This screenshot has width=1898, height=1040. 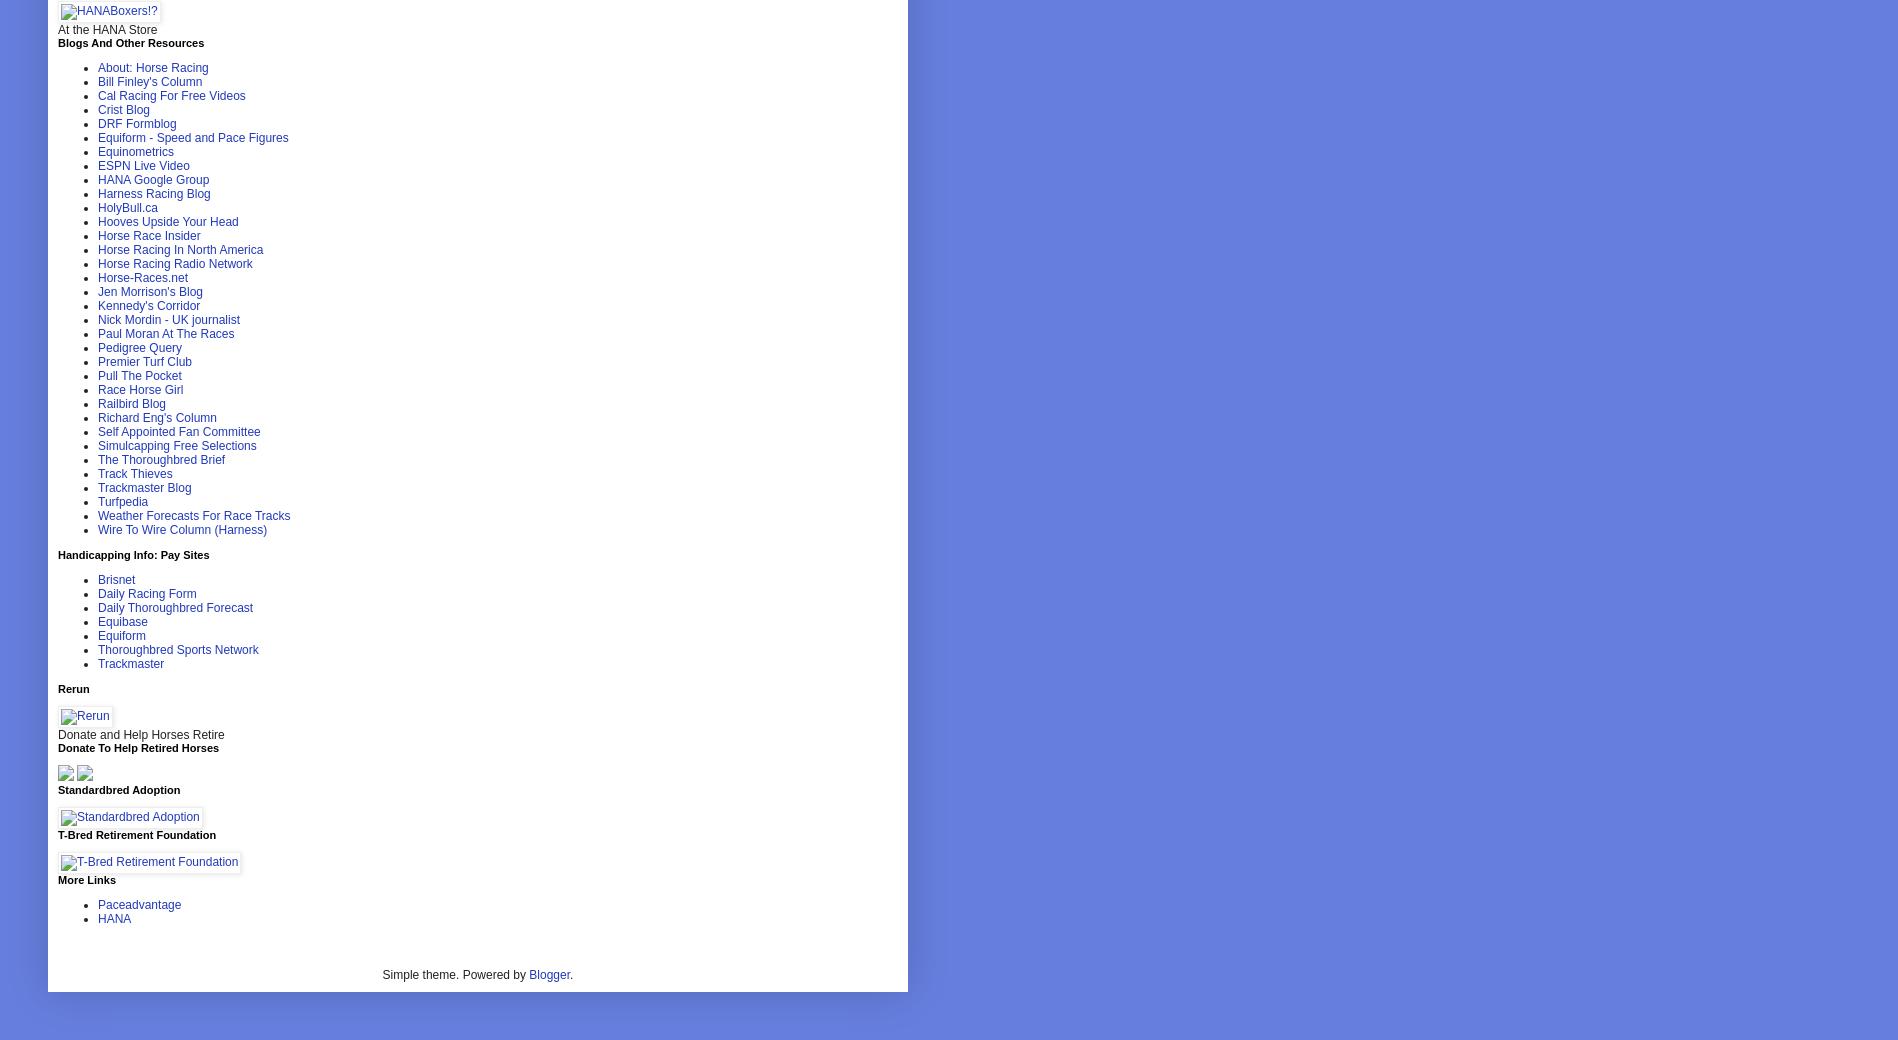 I want to click on 'Wire To Wire Column (Harness)', so click(x=181, y=528).